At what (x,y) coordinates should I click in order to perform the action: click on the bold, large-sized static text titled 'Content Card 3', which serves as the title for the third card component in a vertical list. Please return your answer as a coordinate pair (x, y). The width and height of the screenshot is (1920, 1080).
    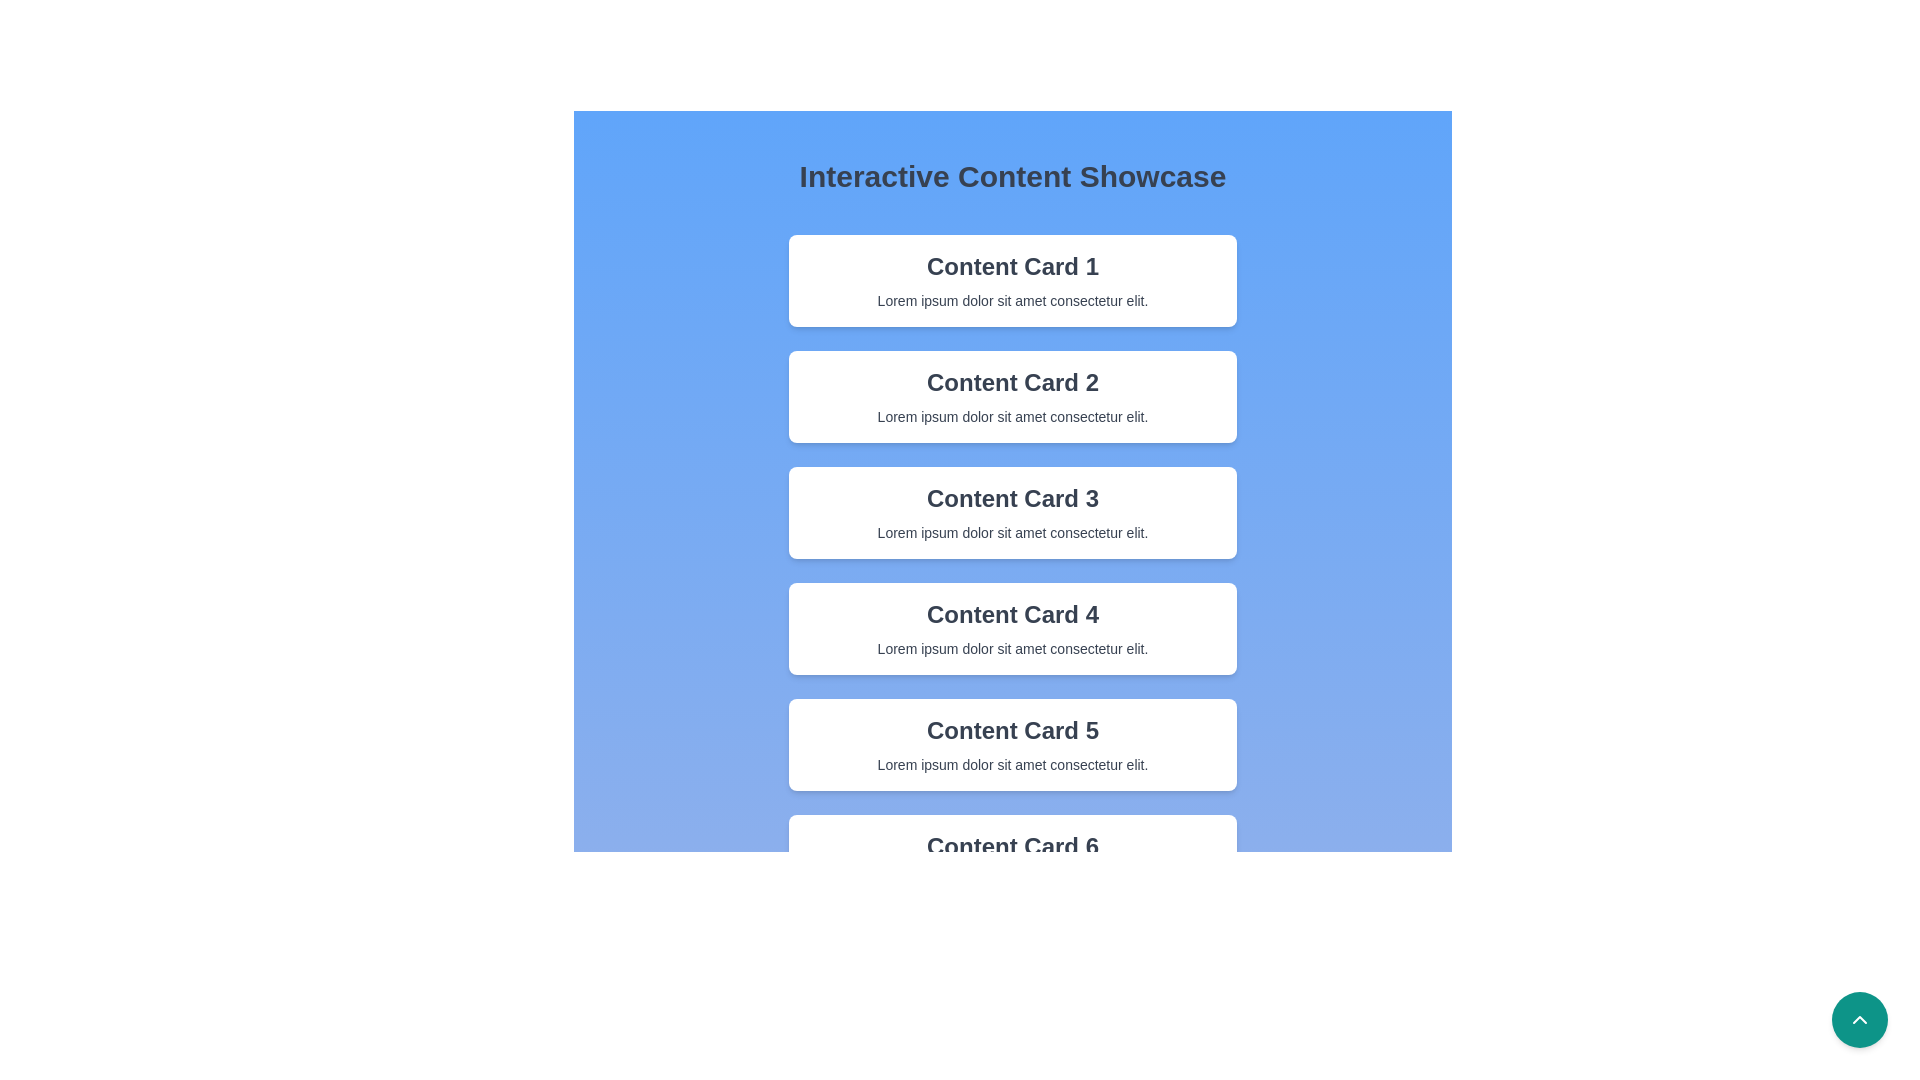
    Looking at the image, I should click on (1012, 497).